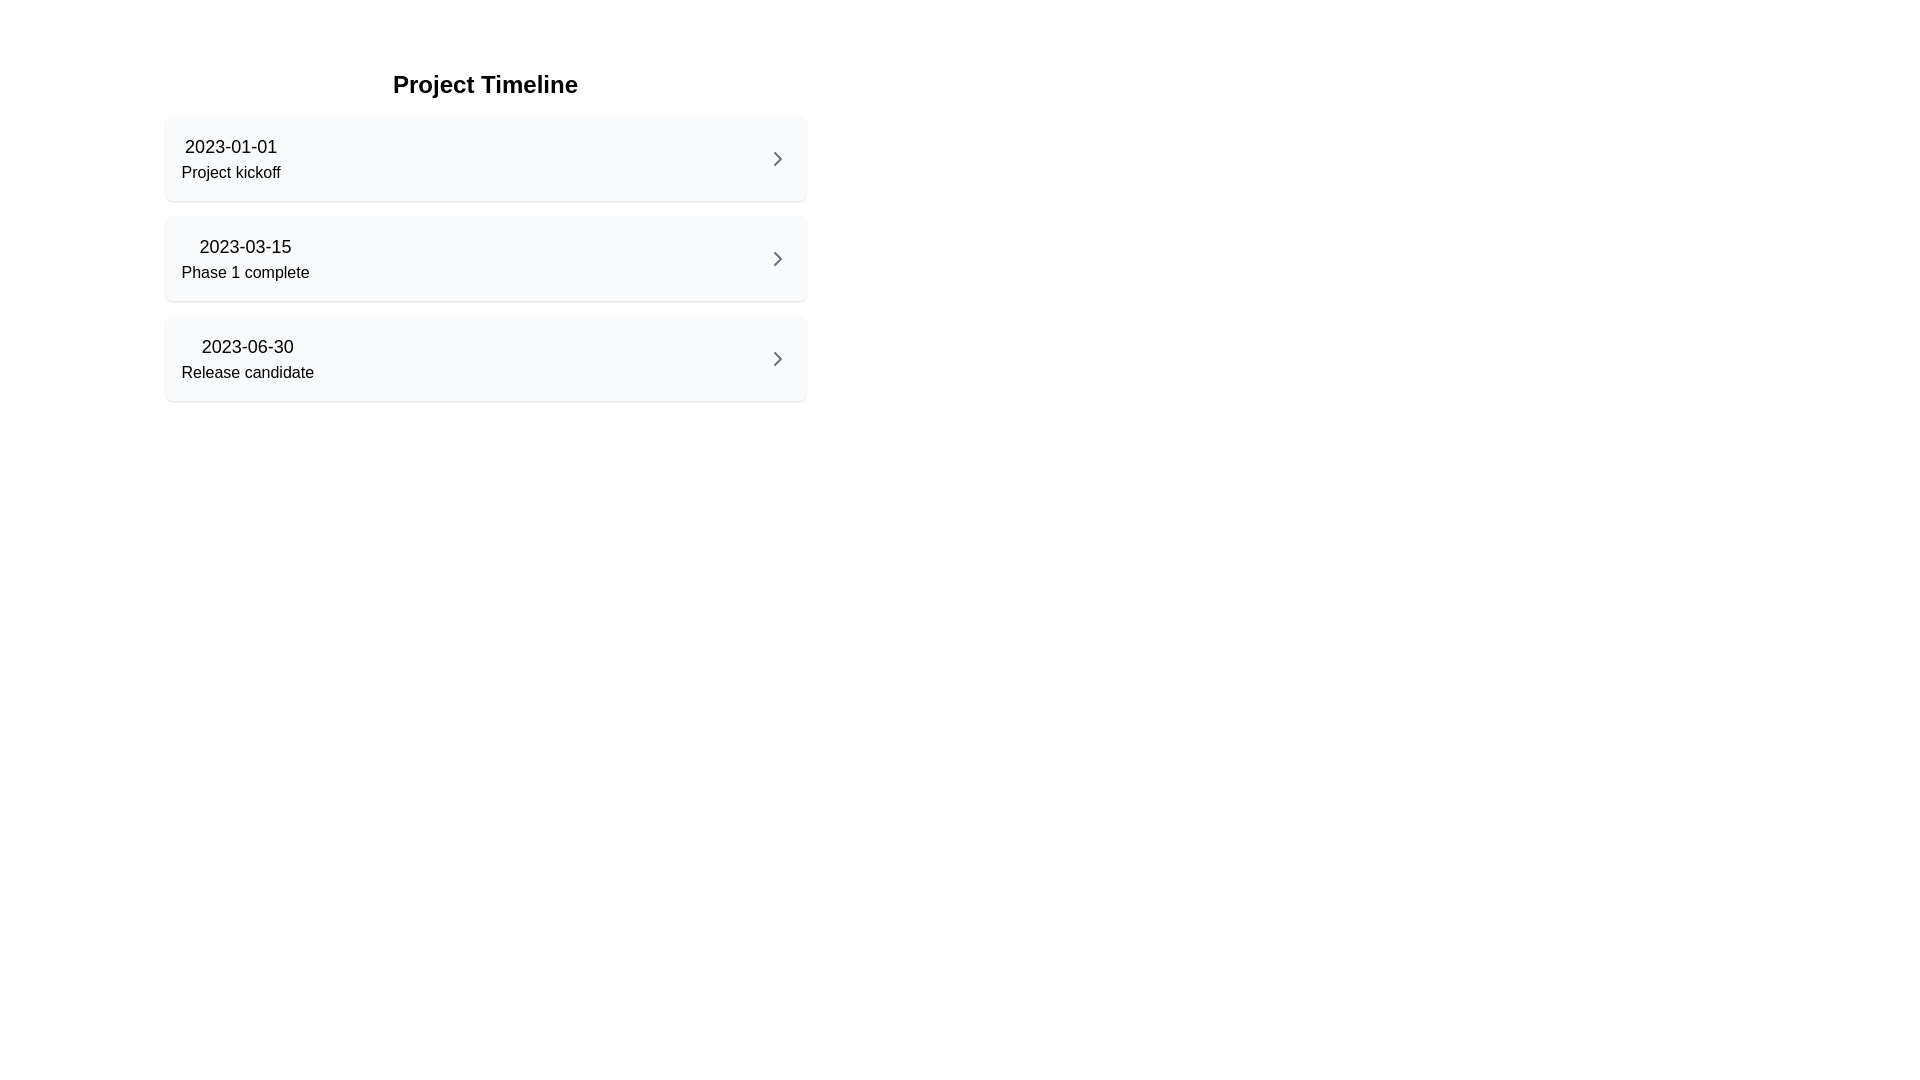 This screenshot has width=1920, height=1080. What do you see at coordinates (231, 145) in the screenshot?
I see `the non-interactive text label that displays the date associated with the first timeline event, positioned above the 'Project kickoff' label` at bounding box center [231, 145].